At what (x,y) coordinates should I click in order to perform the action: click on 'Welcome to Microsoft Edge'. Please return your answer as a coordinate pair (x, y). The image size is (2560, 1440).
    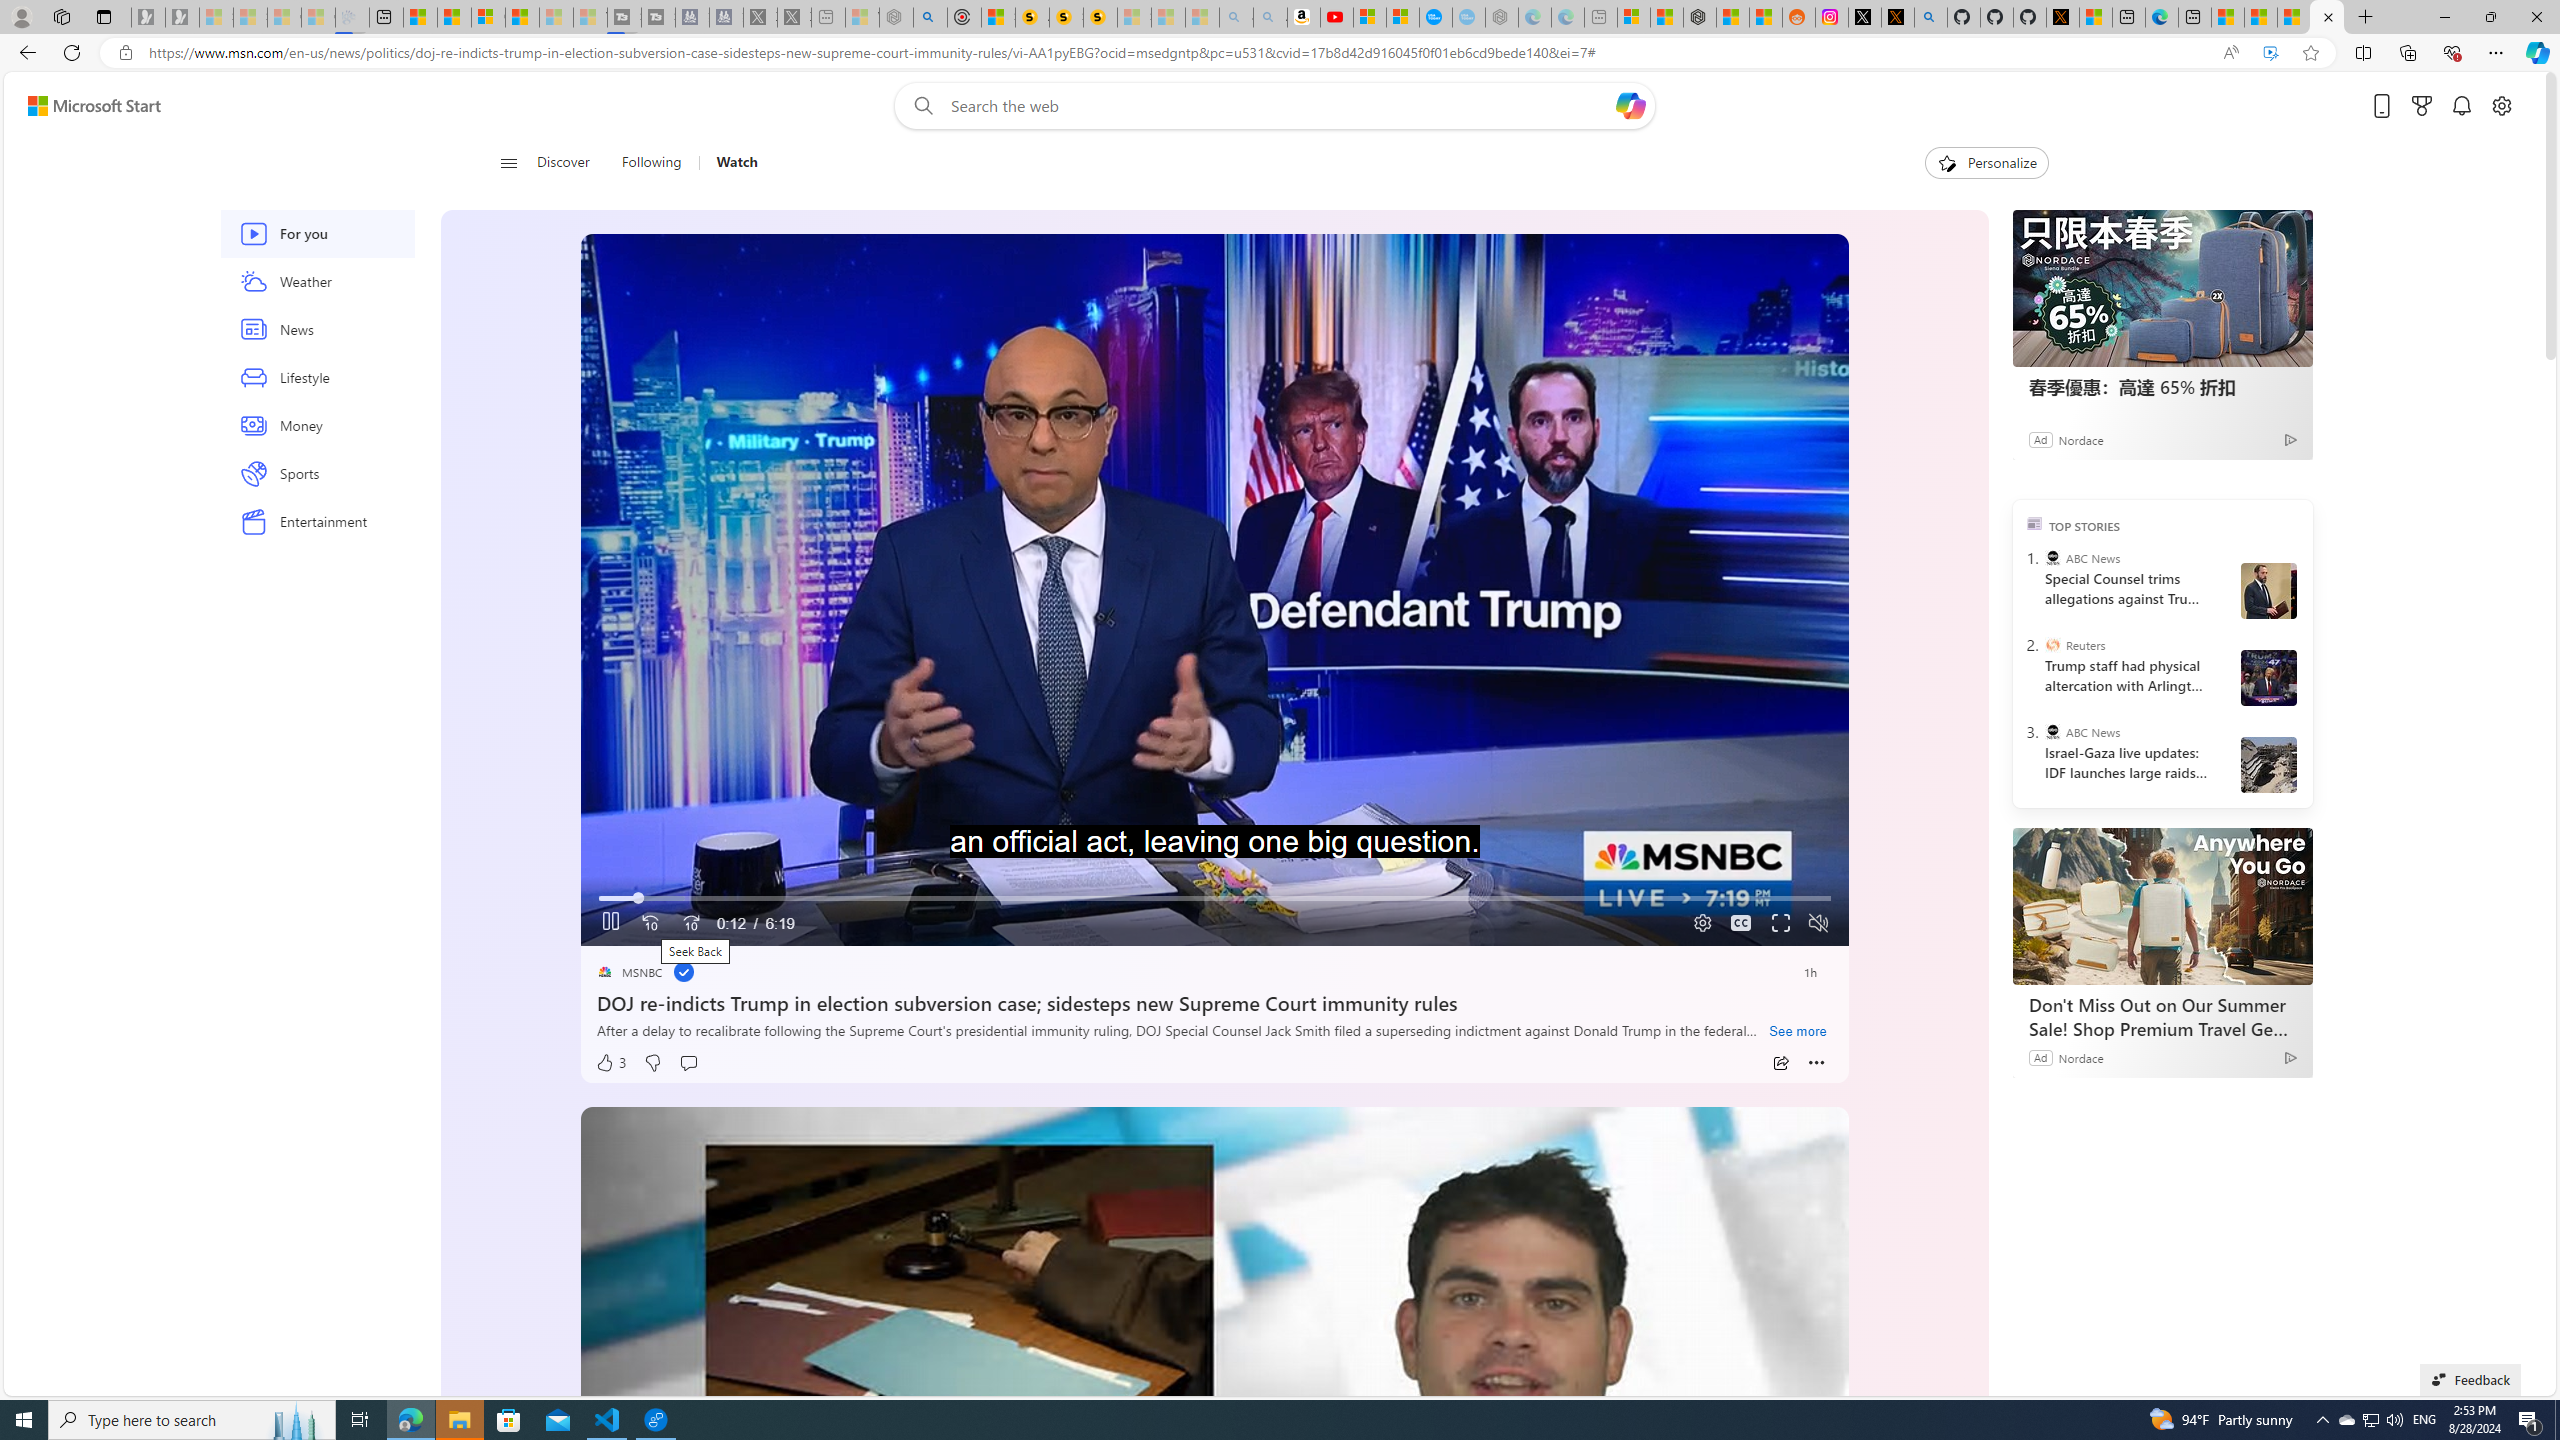
    Looking at the image, I should click on (2160, 16).